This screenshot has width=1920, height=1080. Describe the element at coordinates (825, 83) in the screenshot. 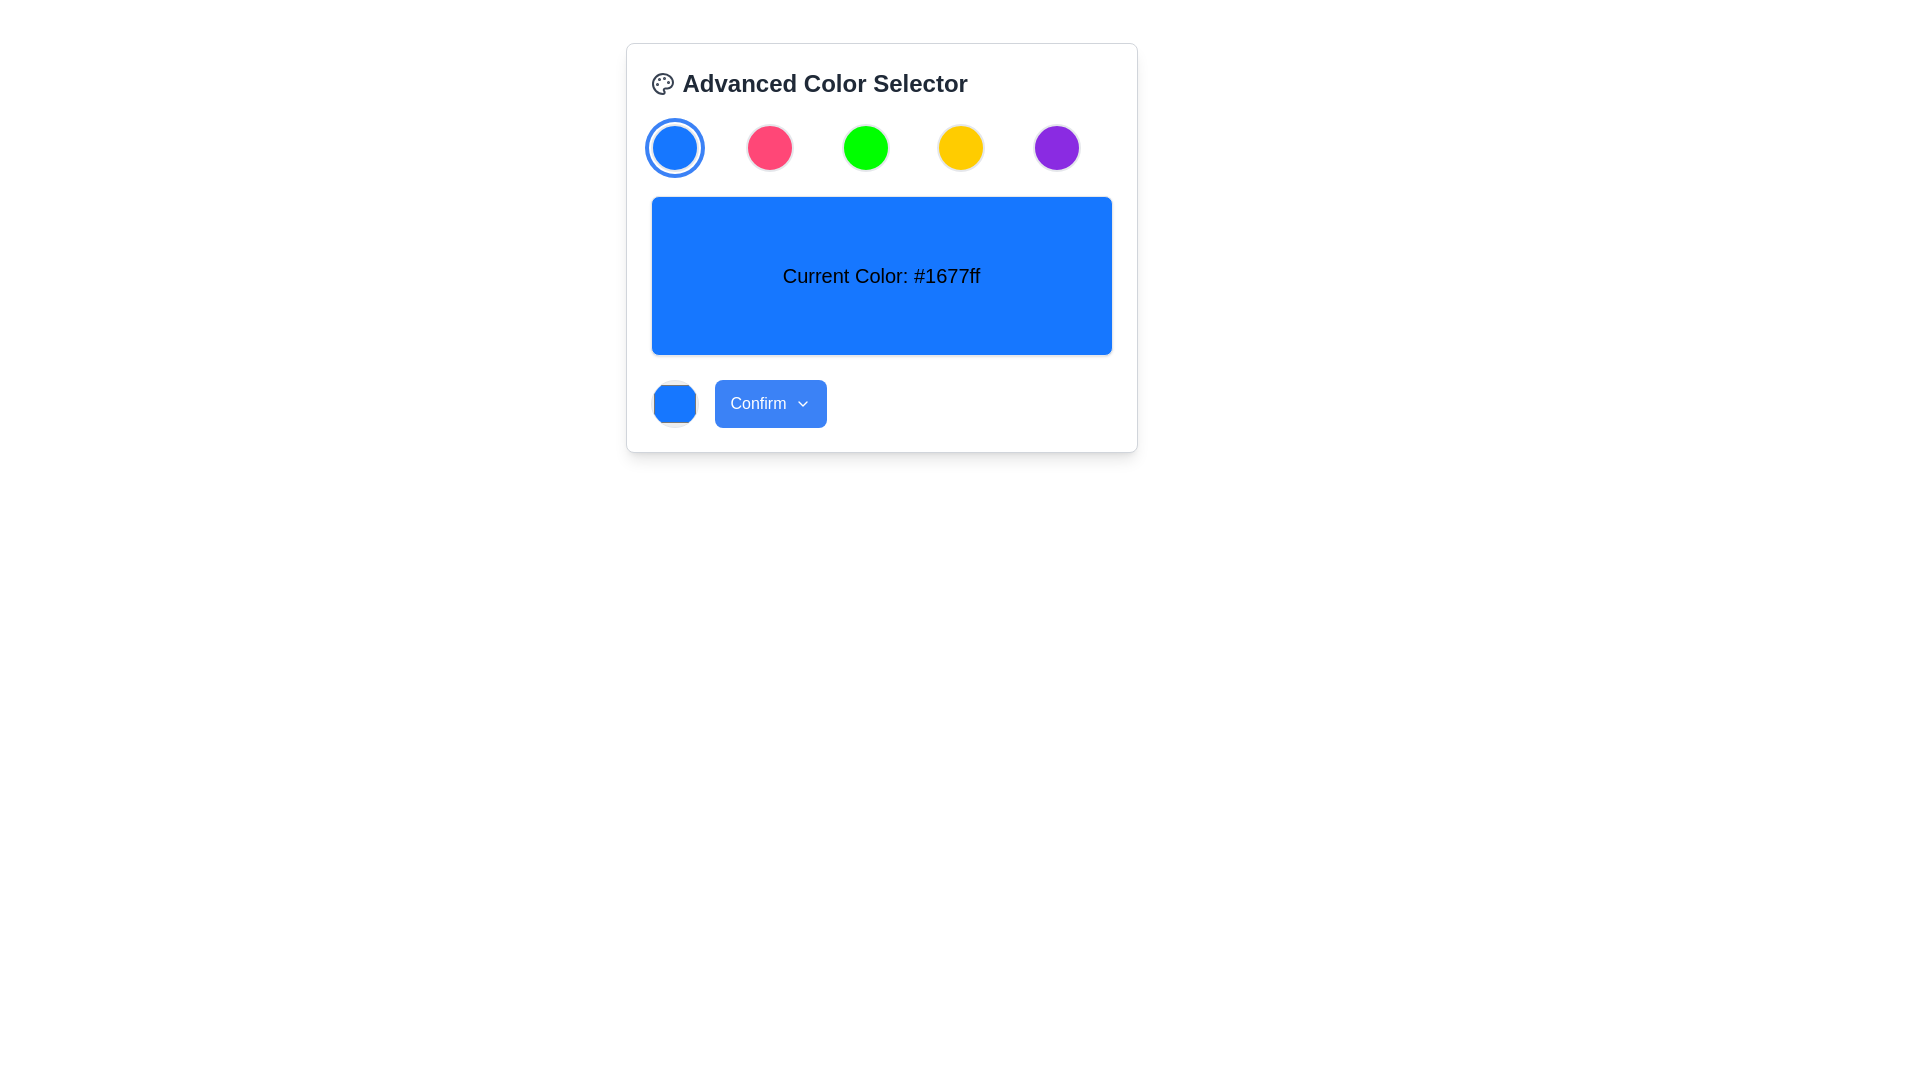

I see `the 'Advanced Color Selector' label displayed in large bold dark gray font, located at the top of a widget next to a small icon` at that location.